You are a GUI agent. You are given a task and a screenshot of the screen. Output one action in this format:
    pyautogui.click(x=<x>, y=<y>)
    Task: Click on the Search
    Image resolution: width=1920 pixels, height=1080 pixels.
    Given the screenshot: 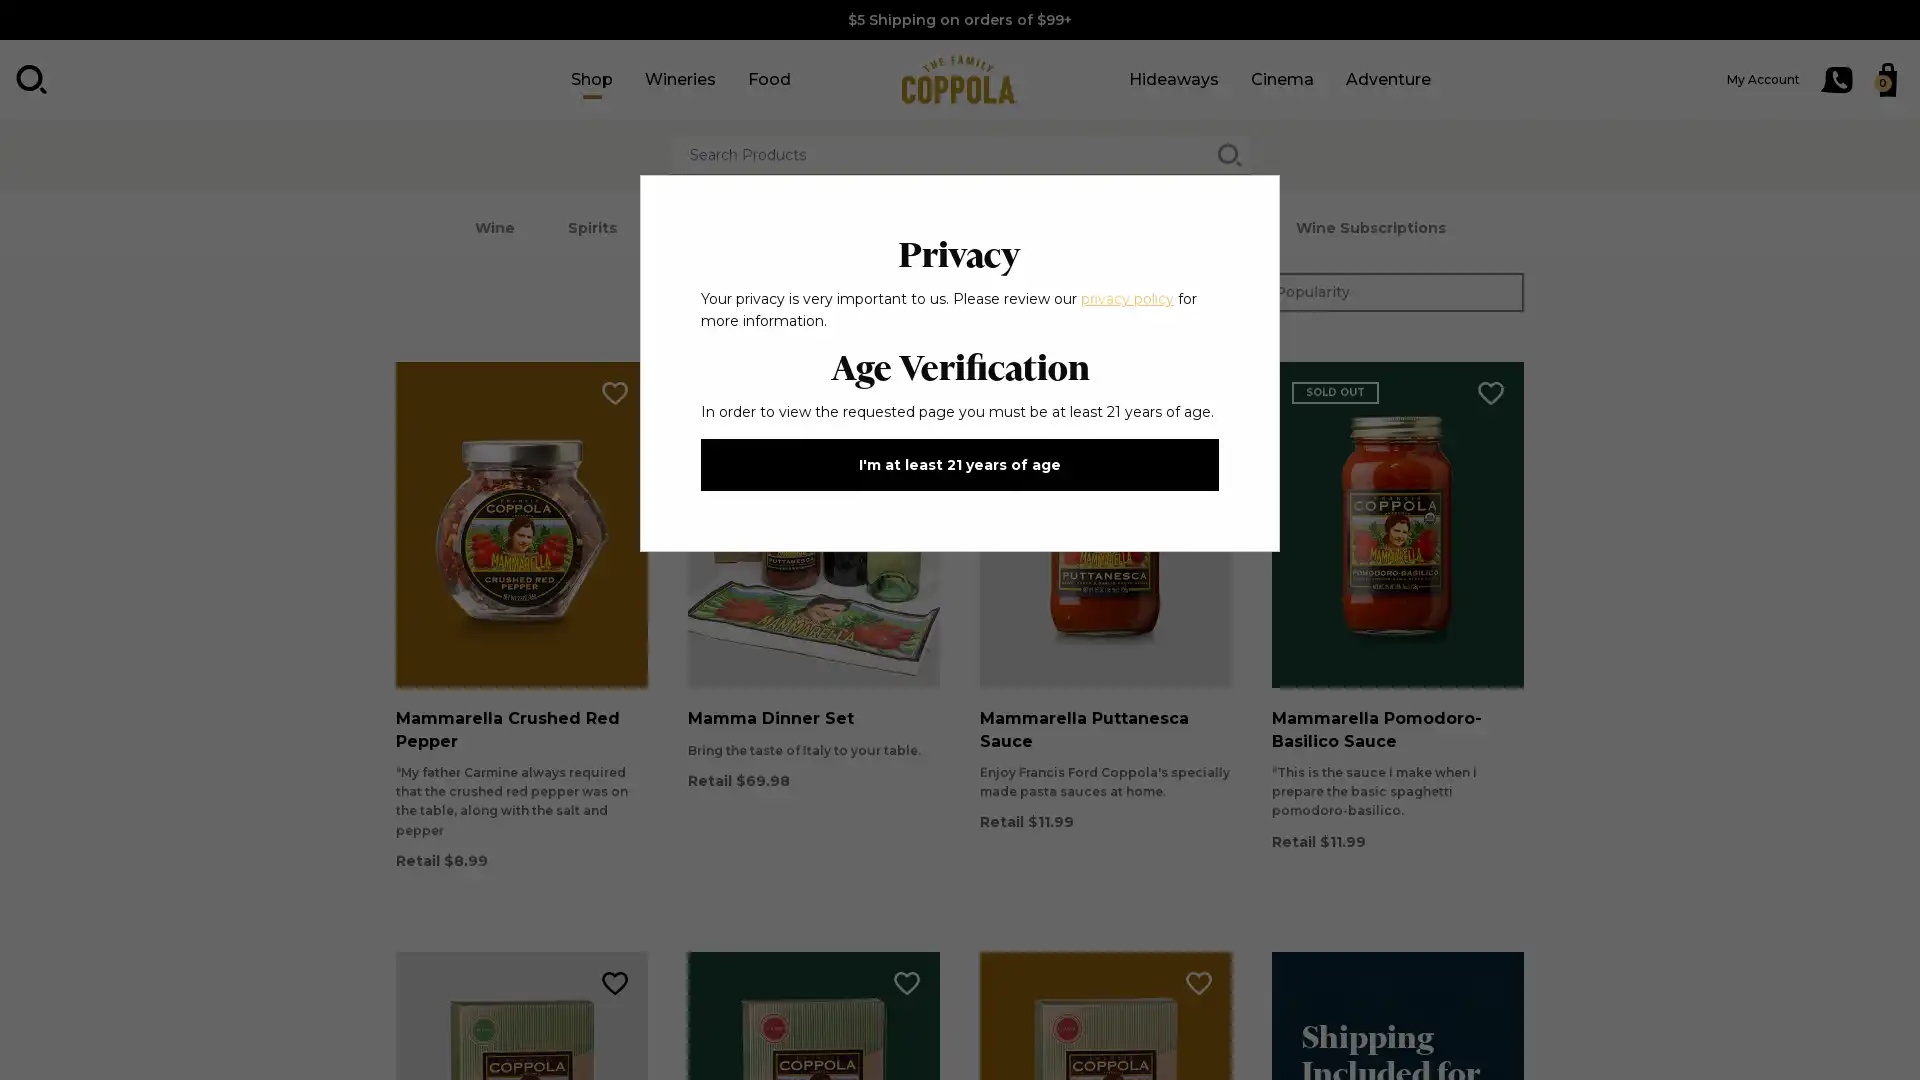 What is the action you would take?
    pyautogui.click(x=32, y=79)
    